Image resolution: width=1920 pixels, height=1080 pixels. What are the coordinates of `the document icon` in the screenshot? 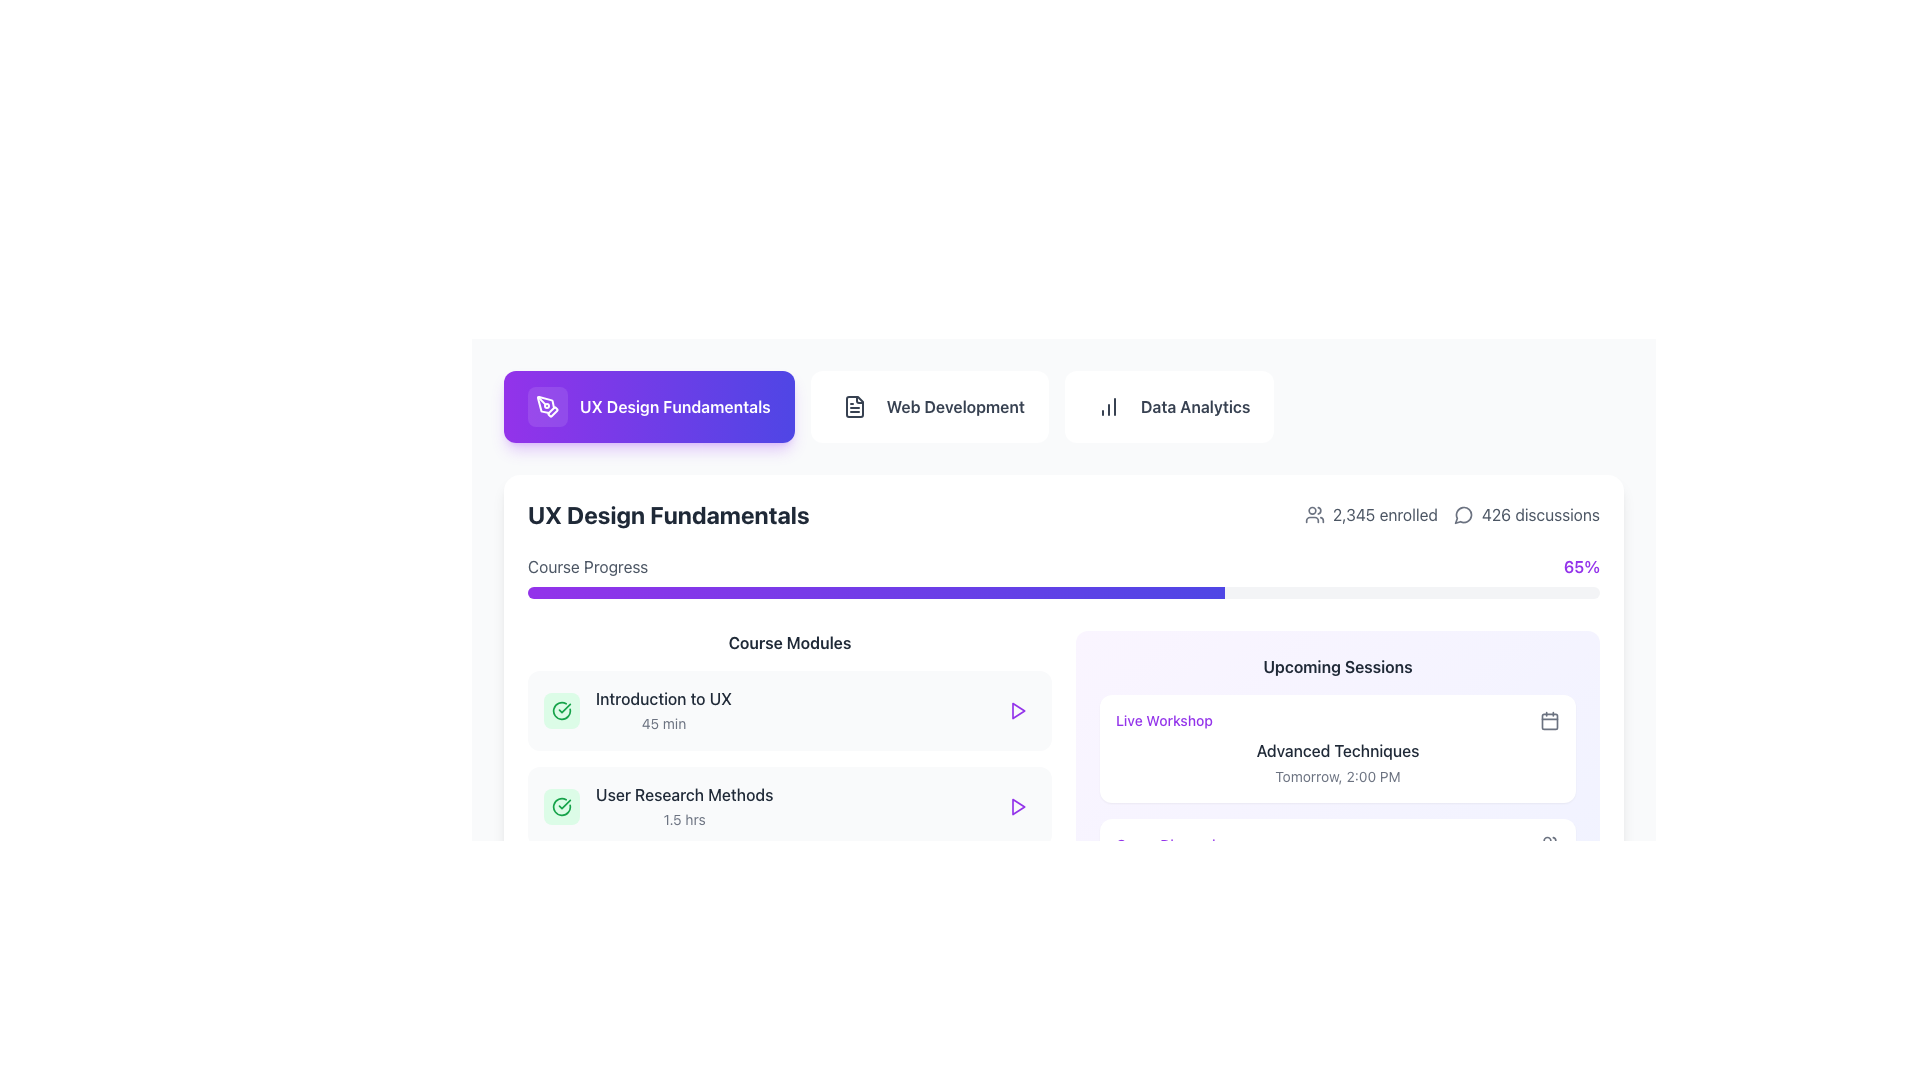 It's located at (854, 406).